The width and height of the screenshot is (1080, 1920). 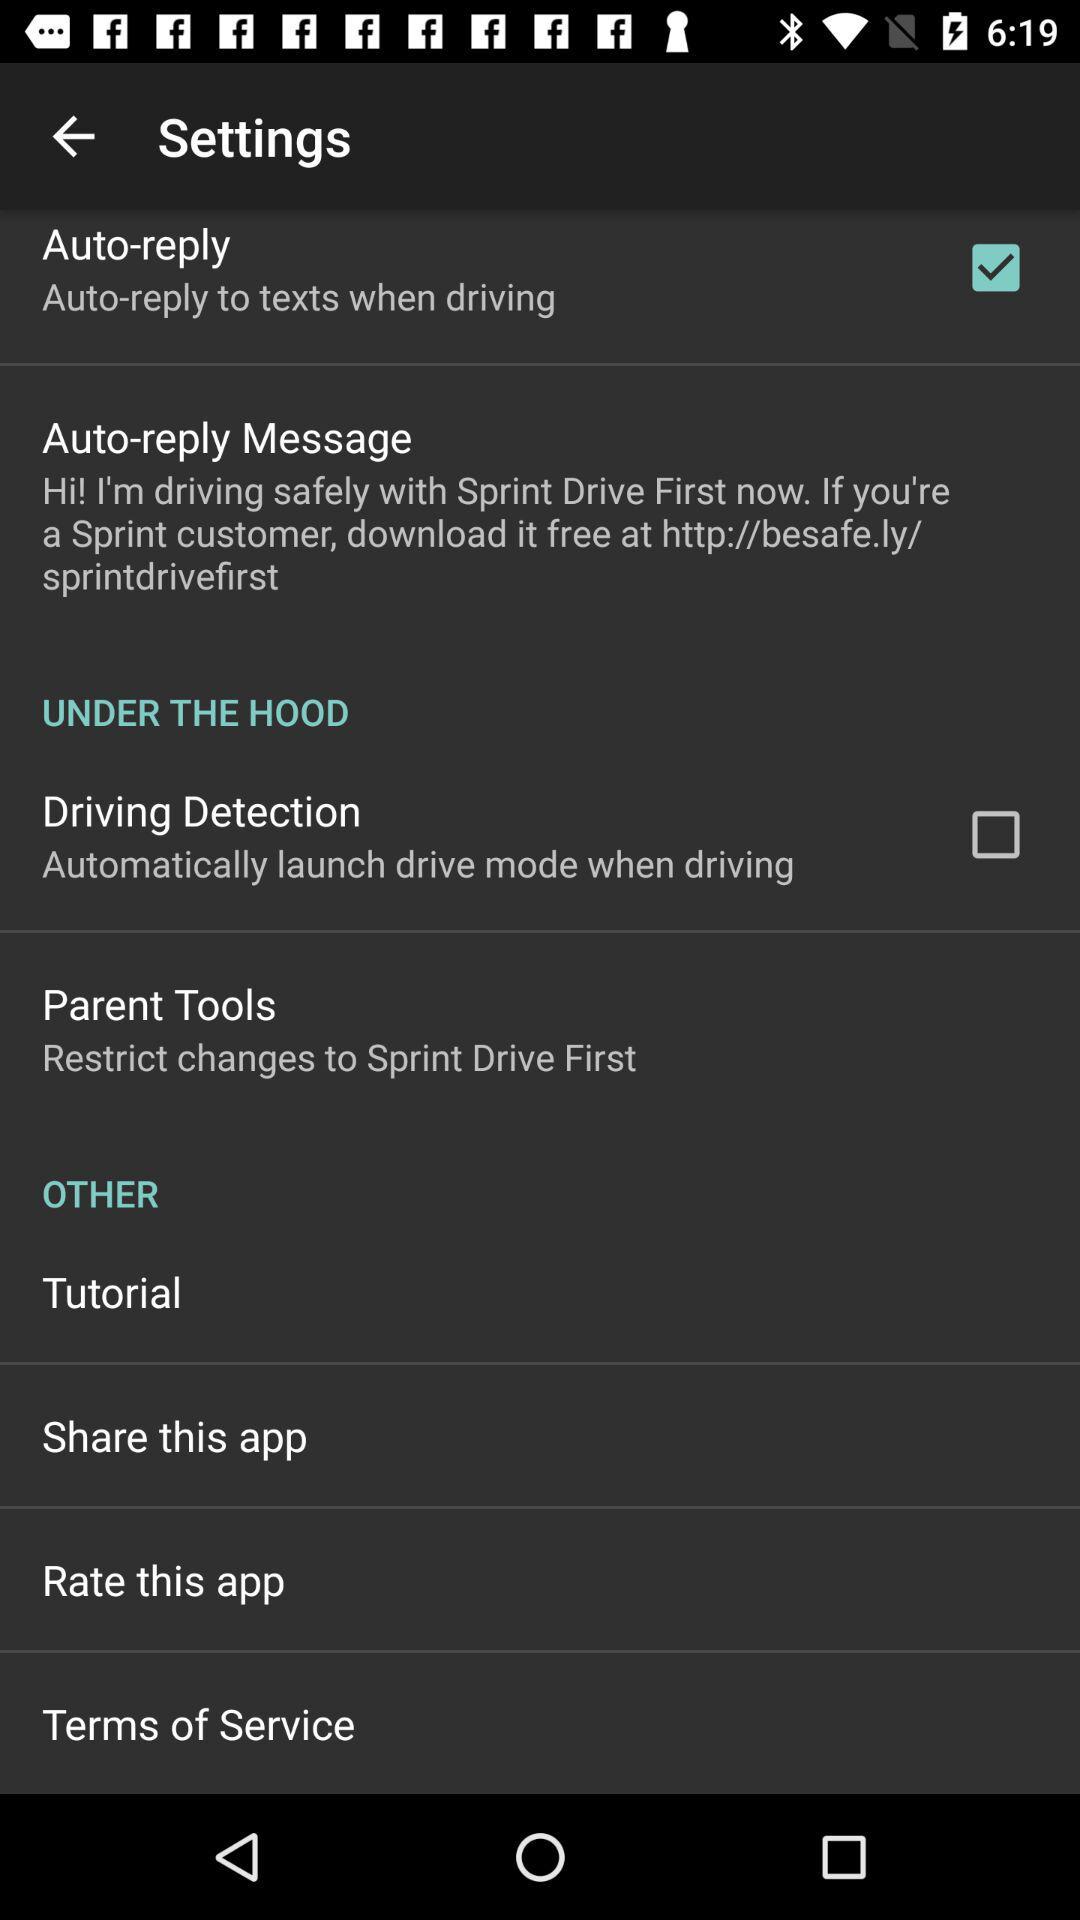 I want to click on under the hood, so click(x=540, y=690).